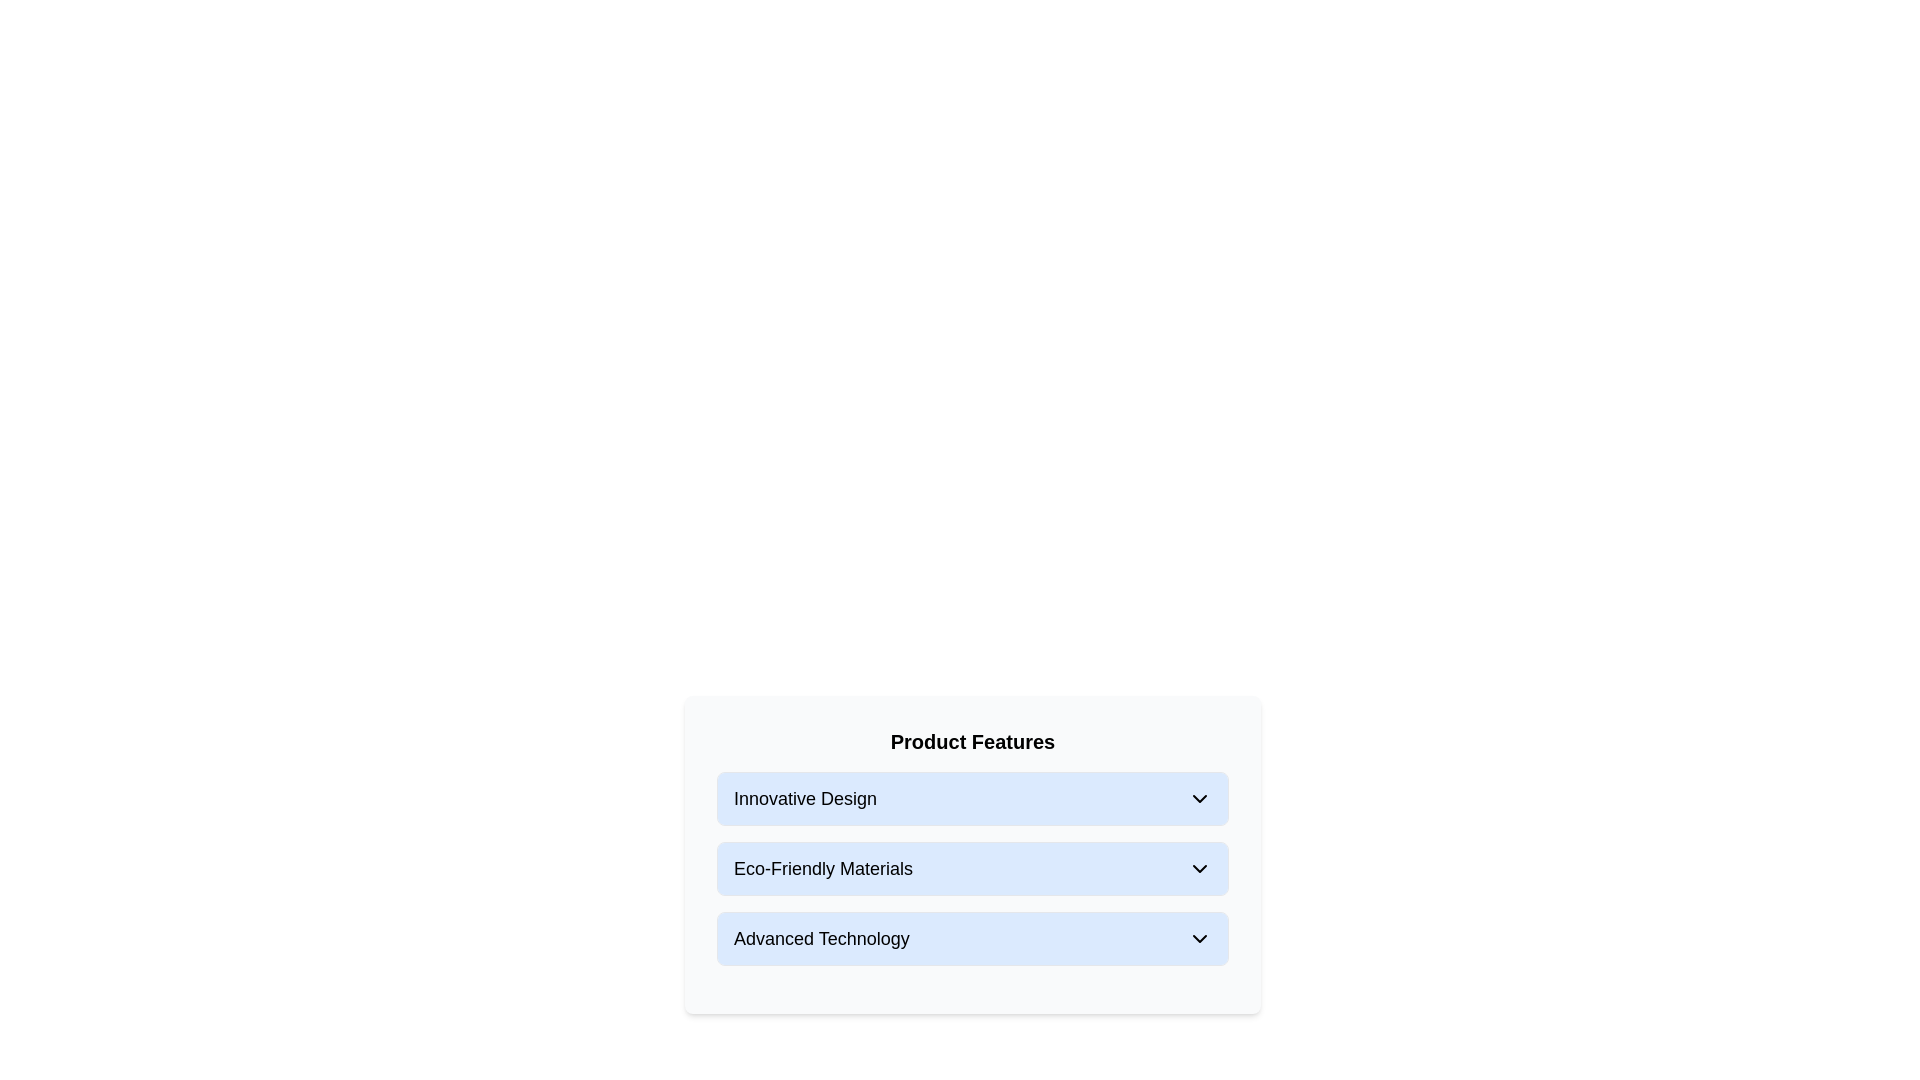  I want to click on the text label reading 'Eco-Friendly Materials', which is styled in bold and located in the middle row of a vertical stack of options, so click(823, 867).